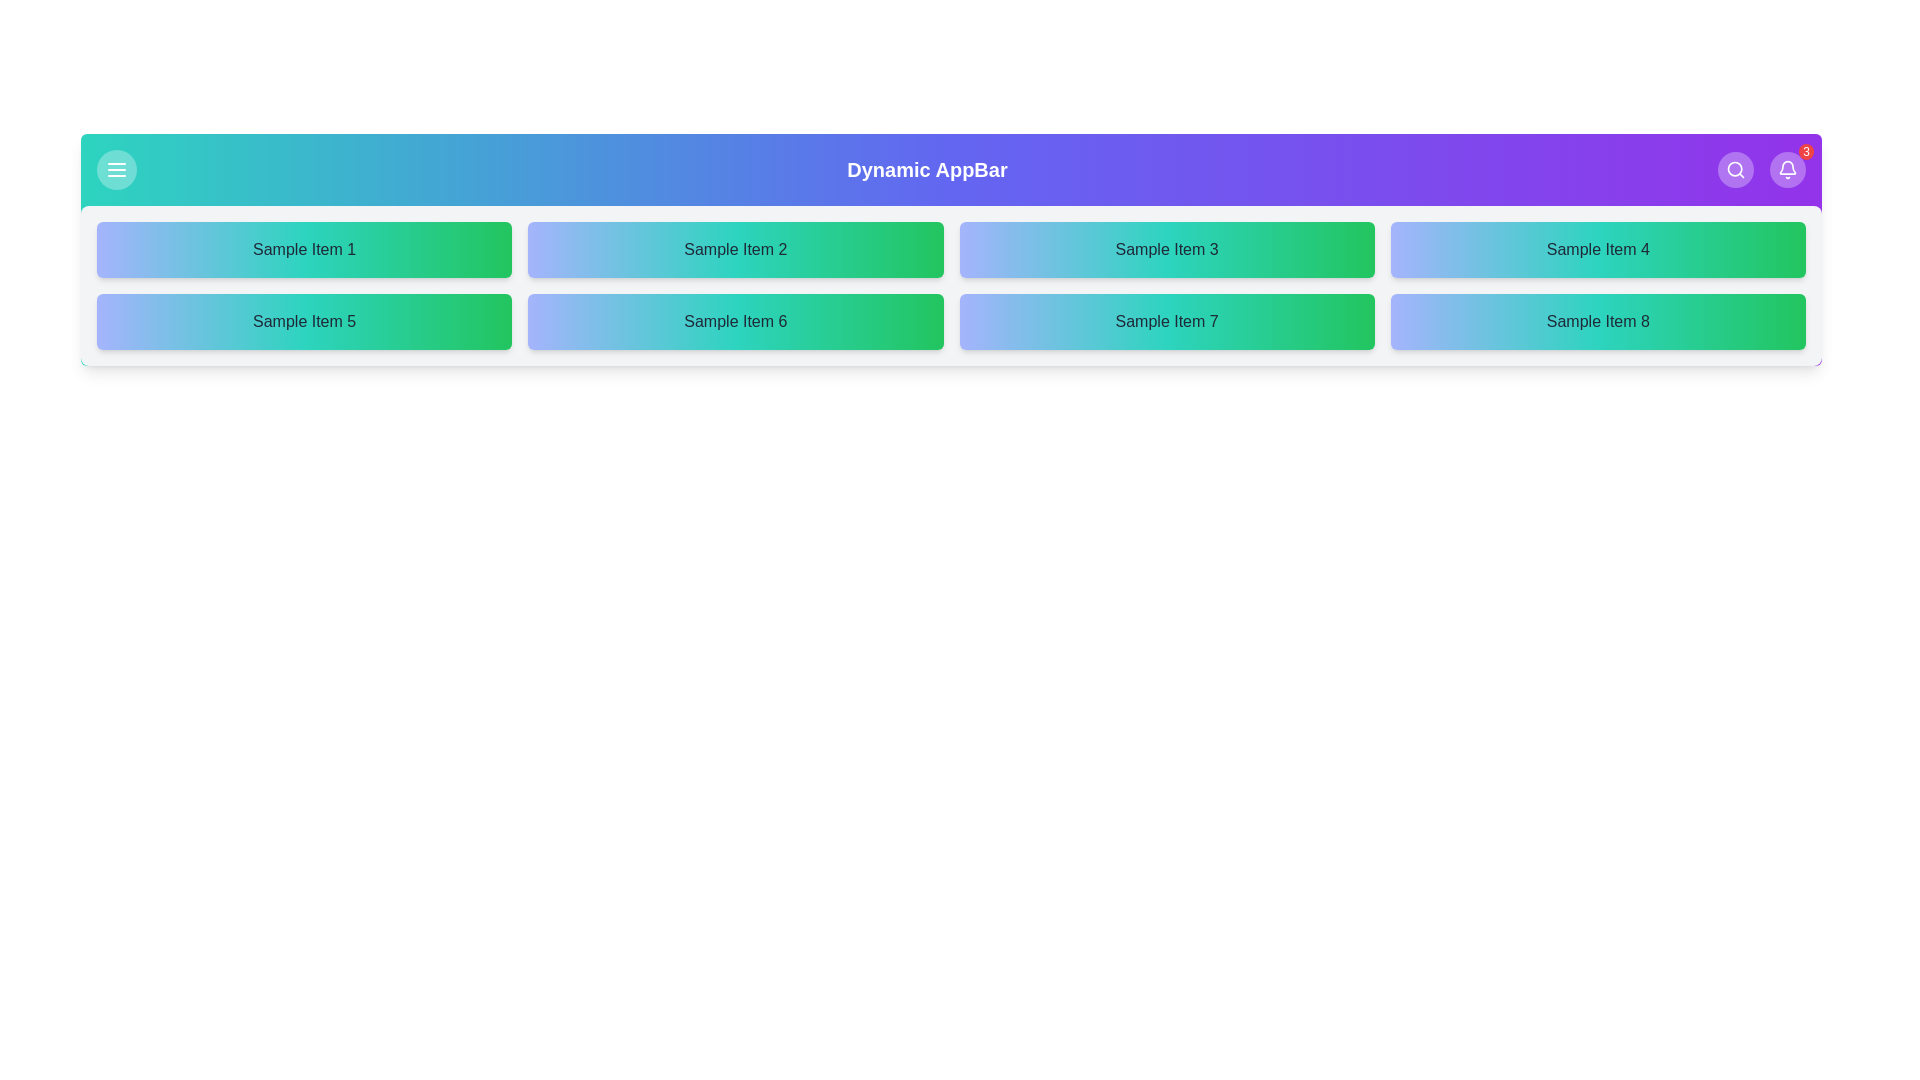 The image size is (1920, 1080). What do you see at coordinates (1787, 168) in the screenshot?
I see `the notification (bell) button to view notifications` at bounding box center [1787, 168].